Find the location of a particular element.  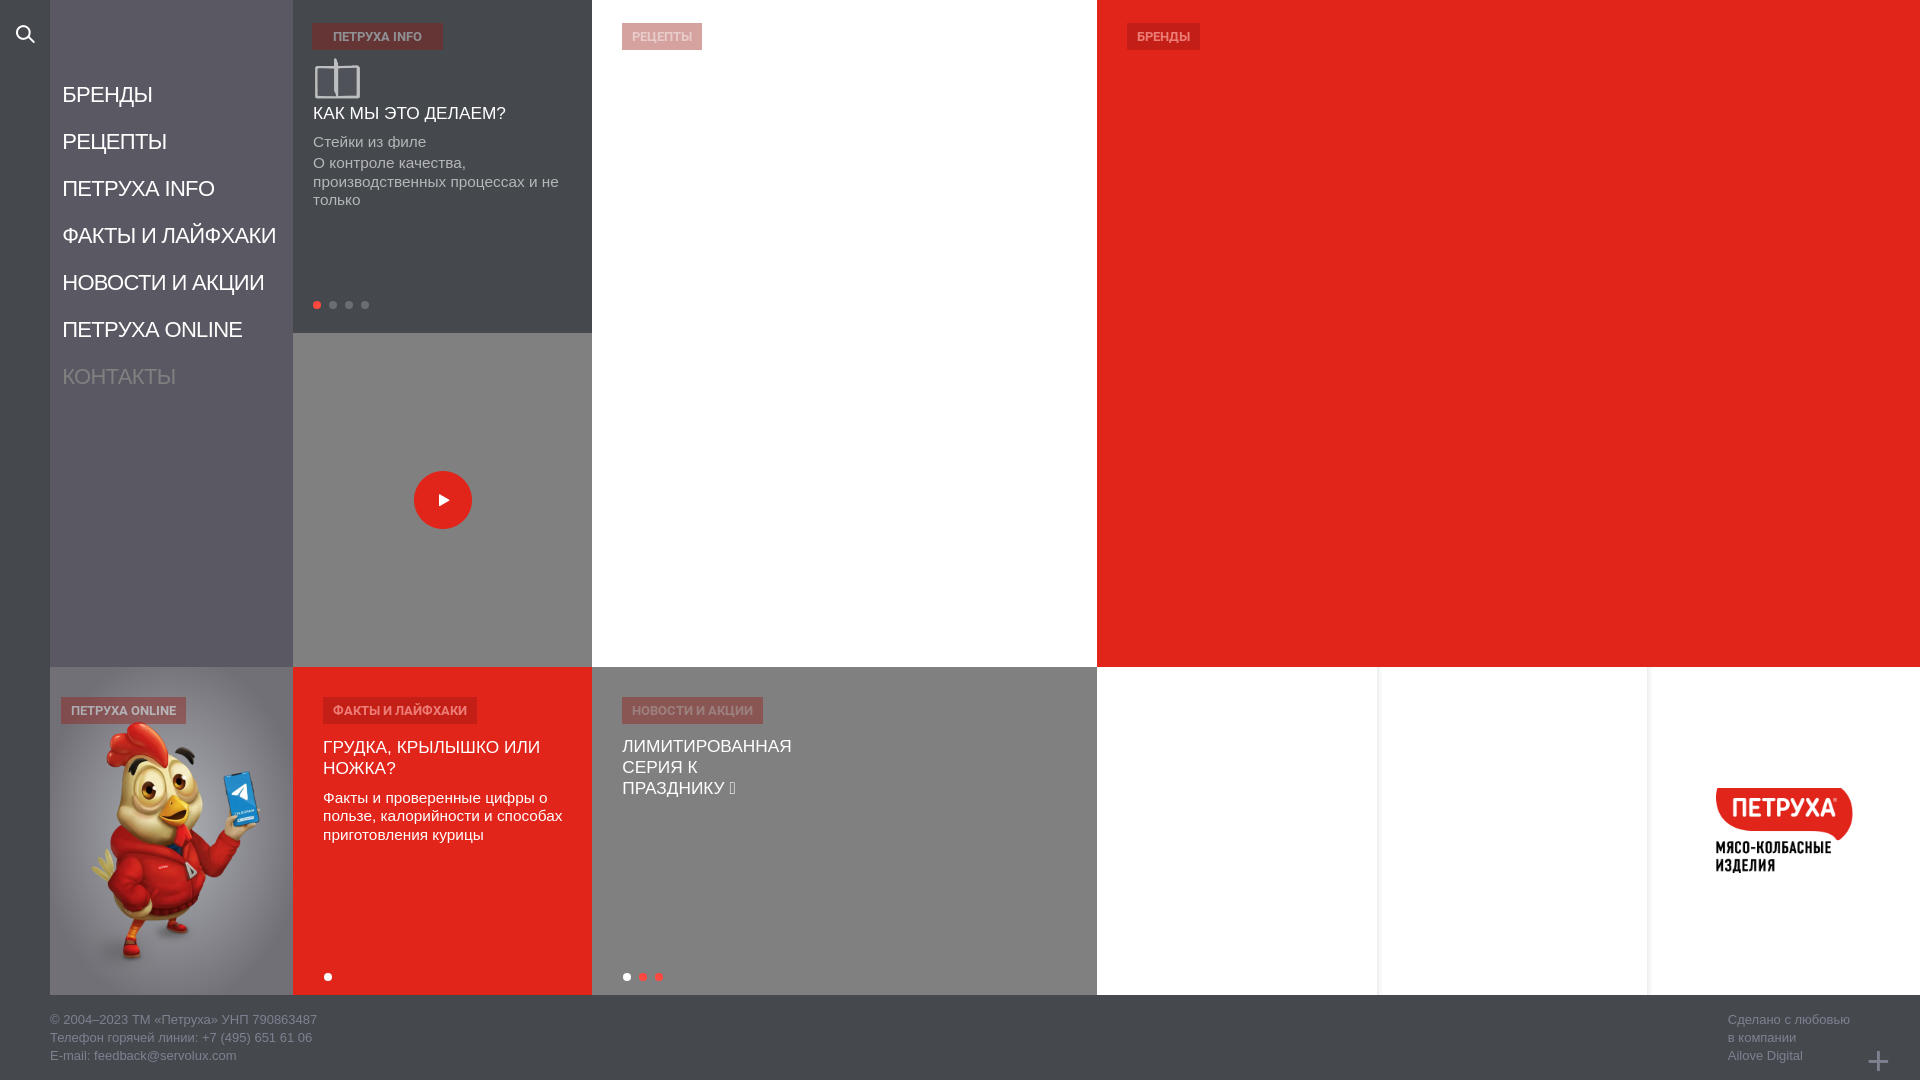

'feedback@servolux.com' is located at coordinates (165, 1054).